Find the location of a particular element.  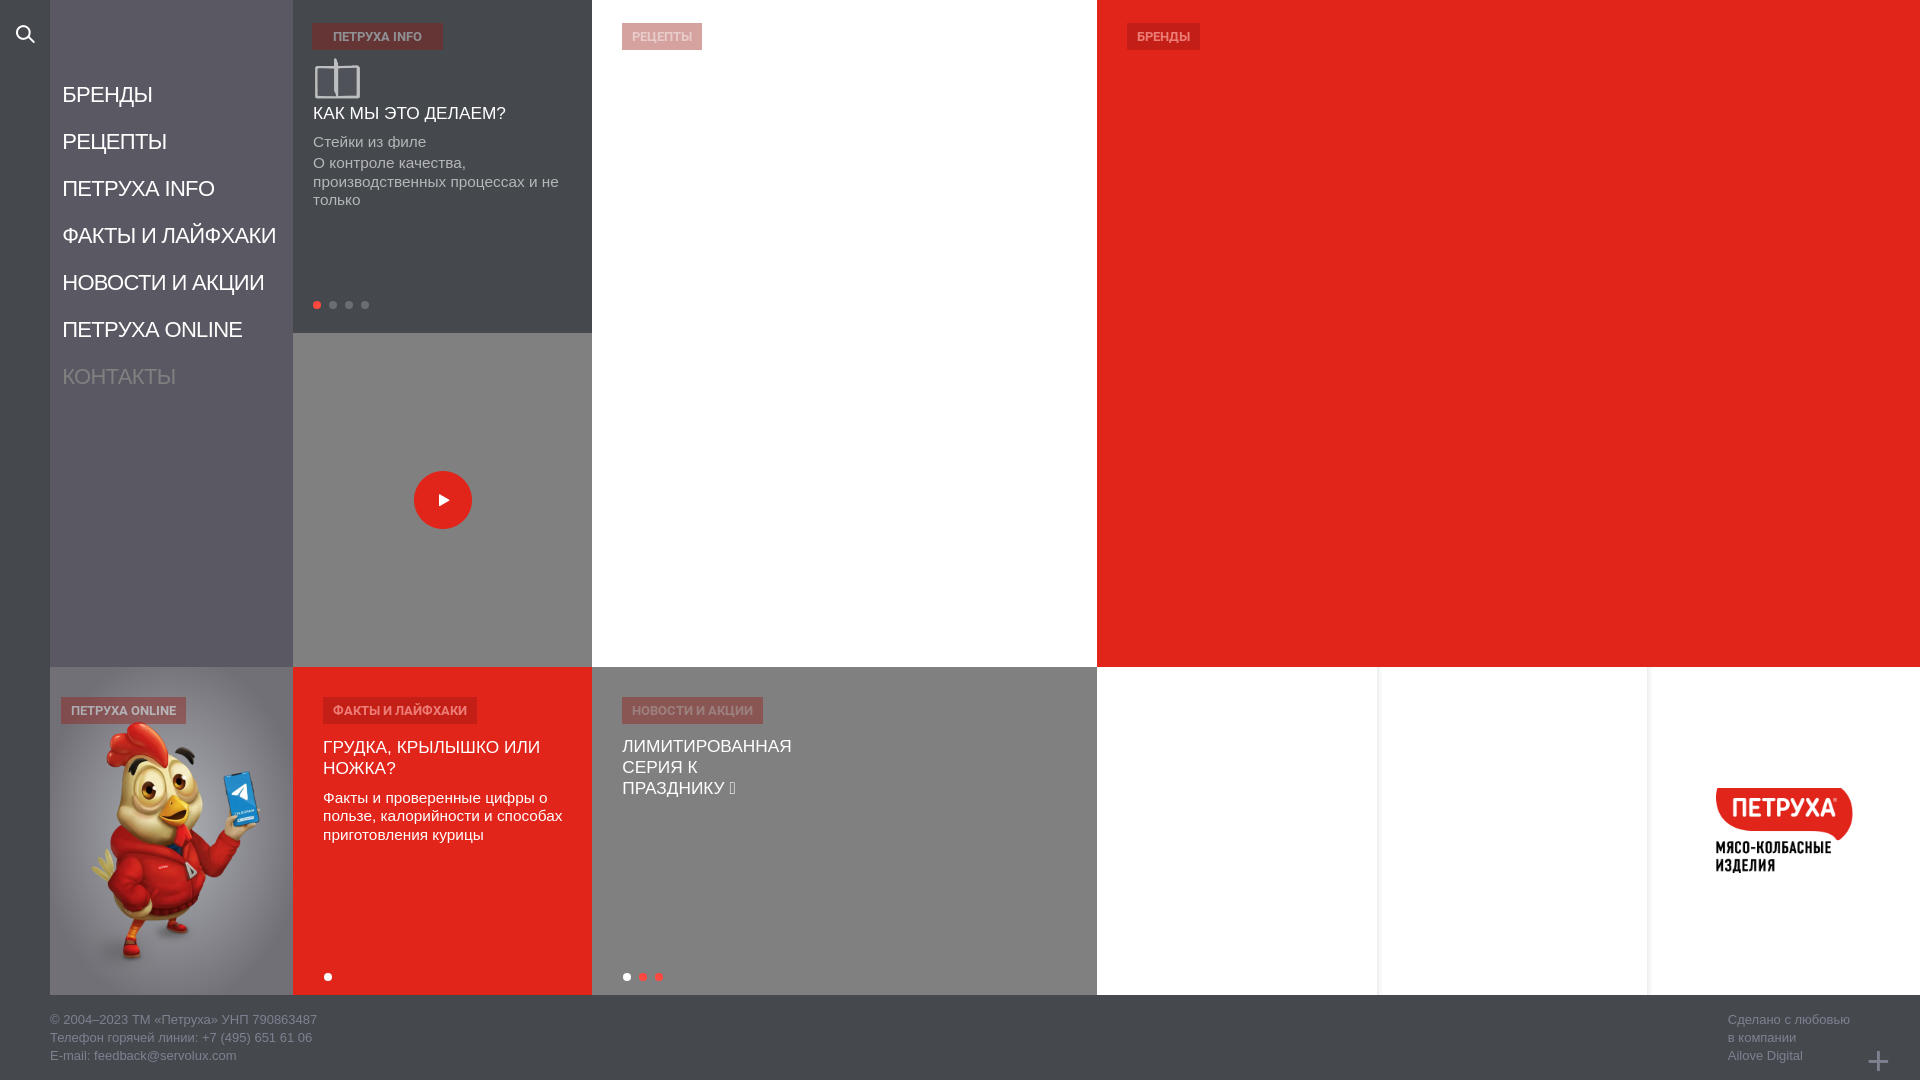

'feedback@servolux.com' is located at coordinates (165, 1054).